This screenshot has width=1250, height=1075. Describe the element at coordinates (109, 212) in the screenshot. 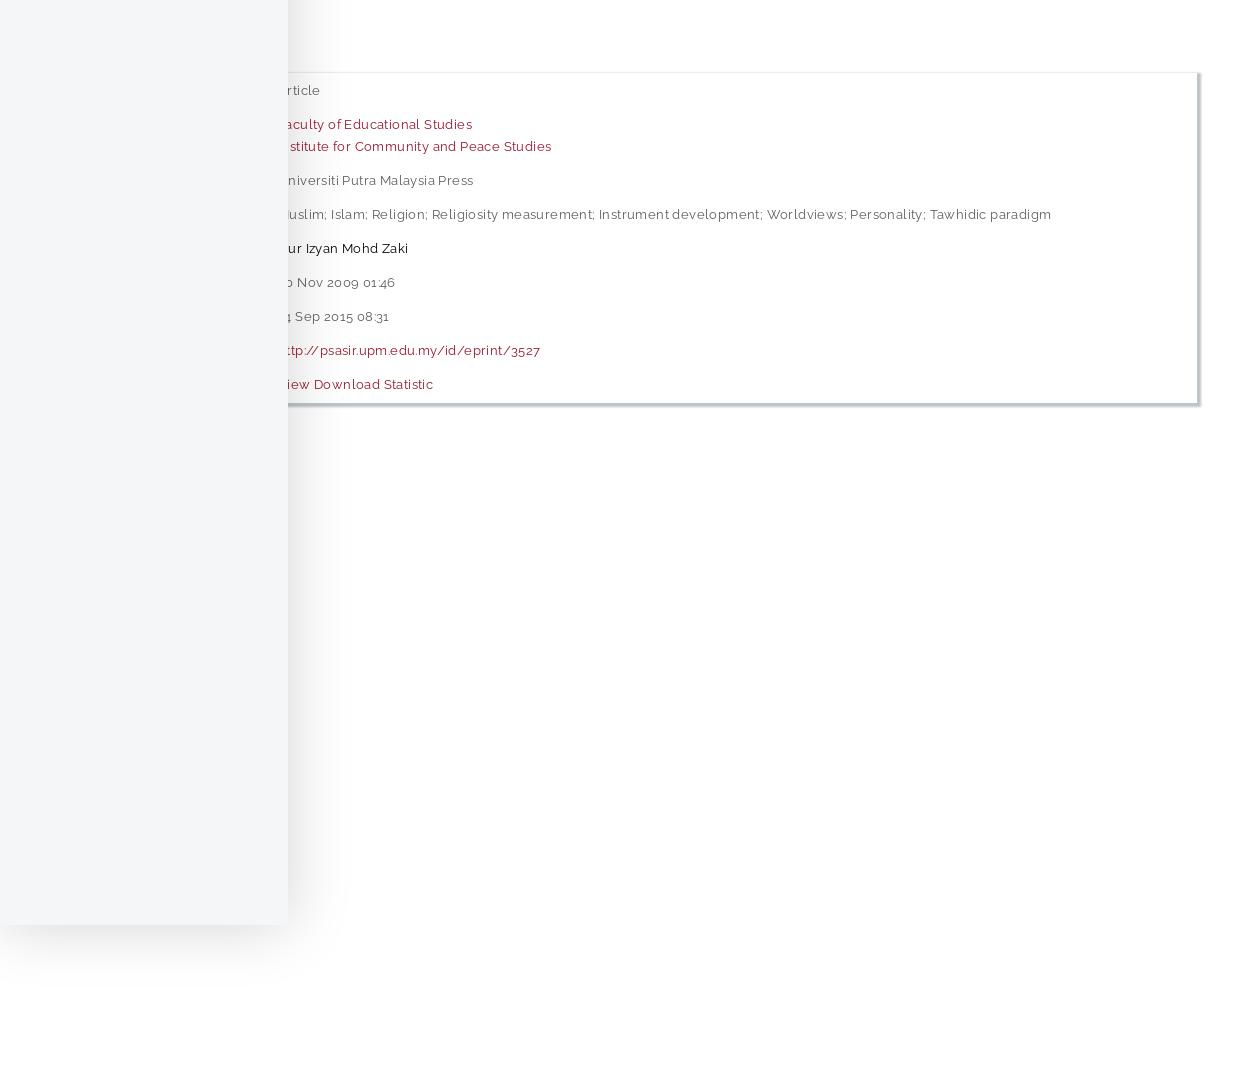

I see `'Keywords:'` at that location.